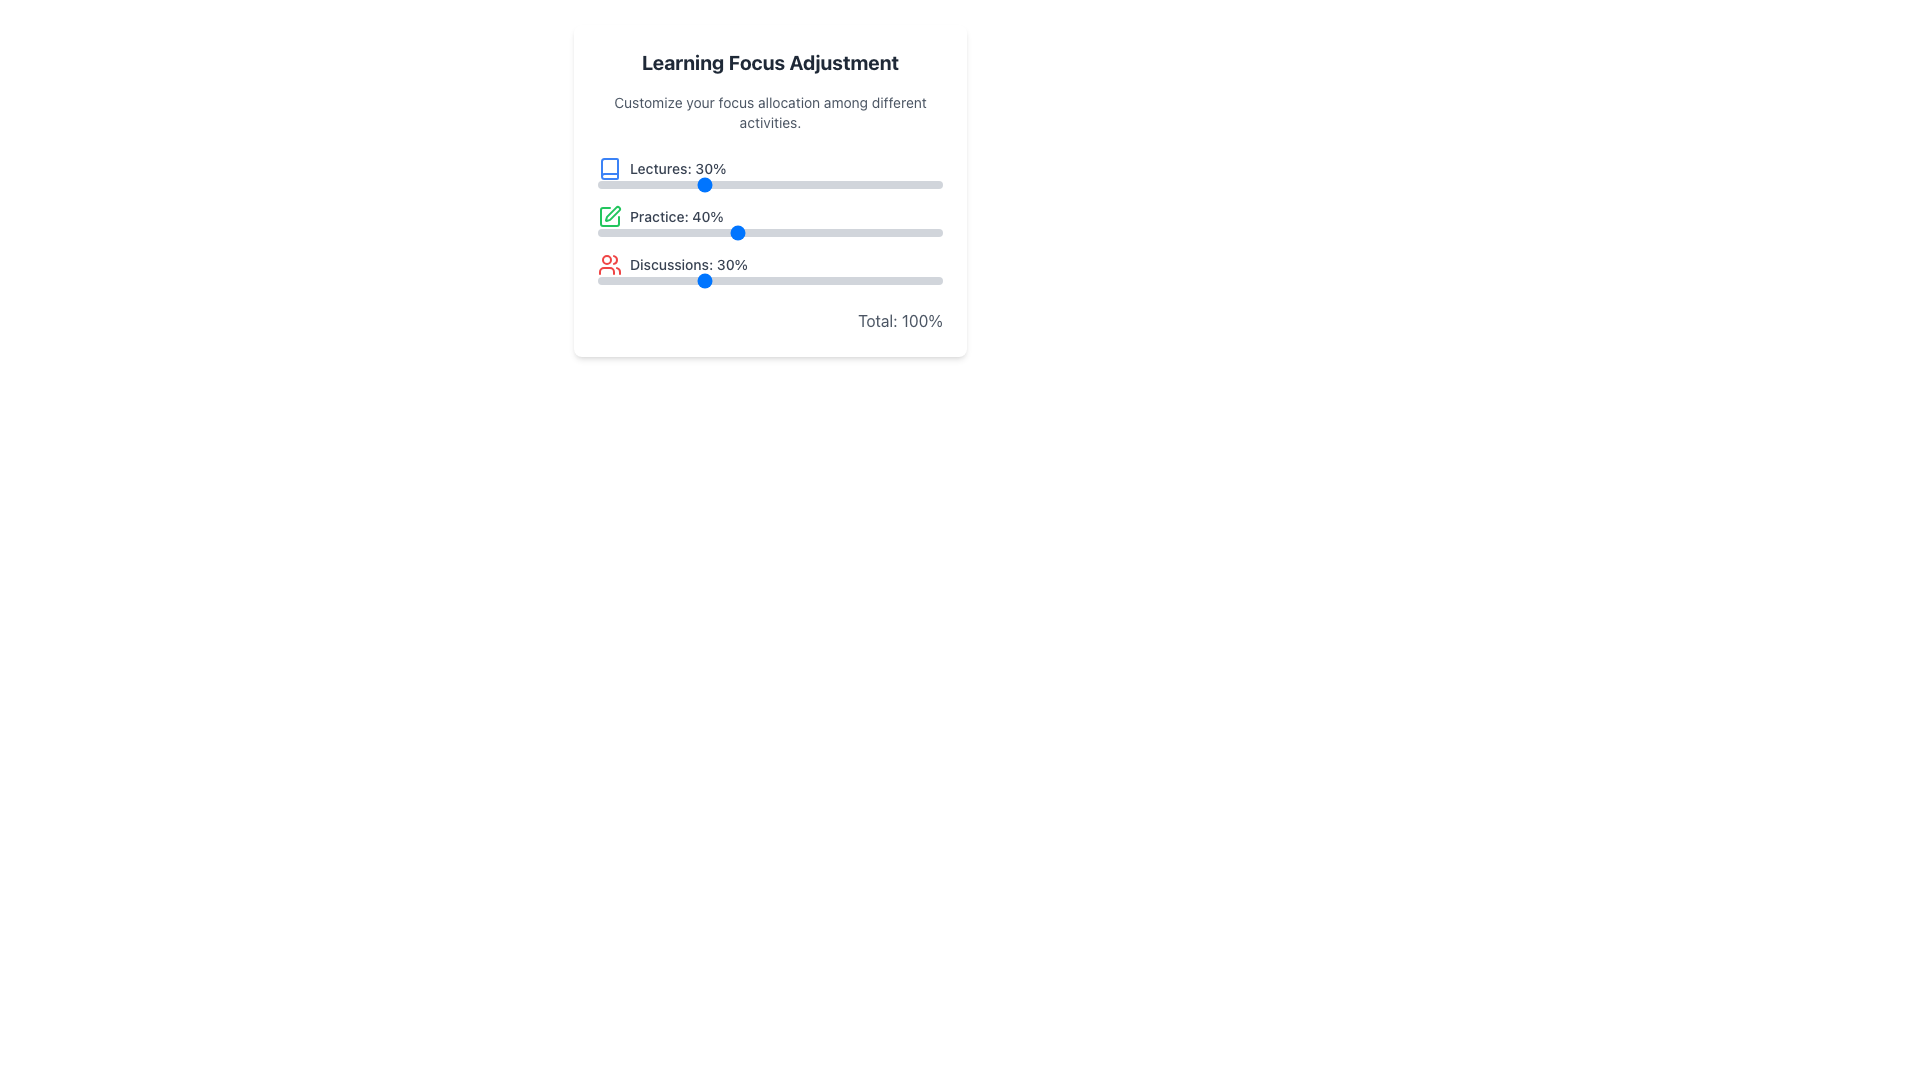 The width and height of the screenshot is (1920, 1080). I want to click on the slider, so click(617, 281).